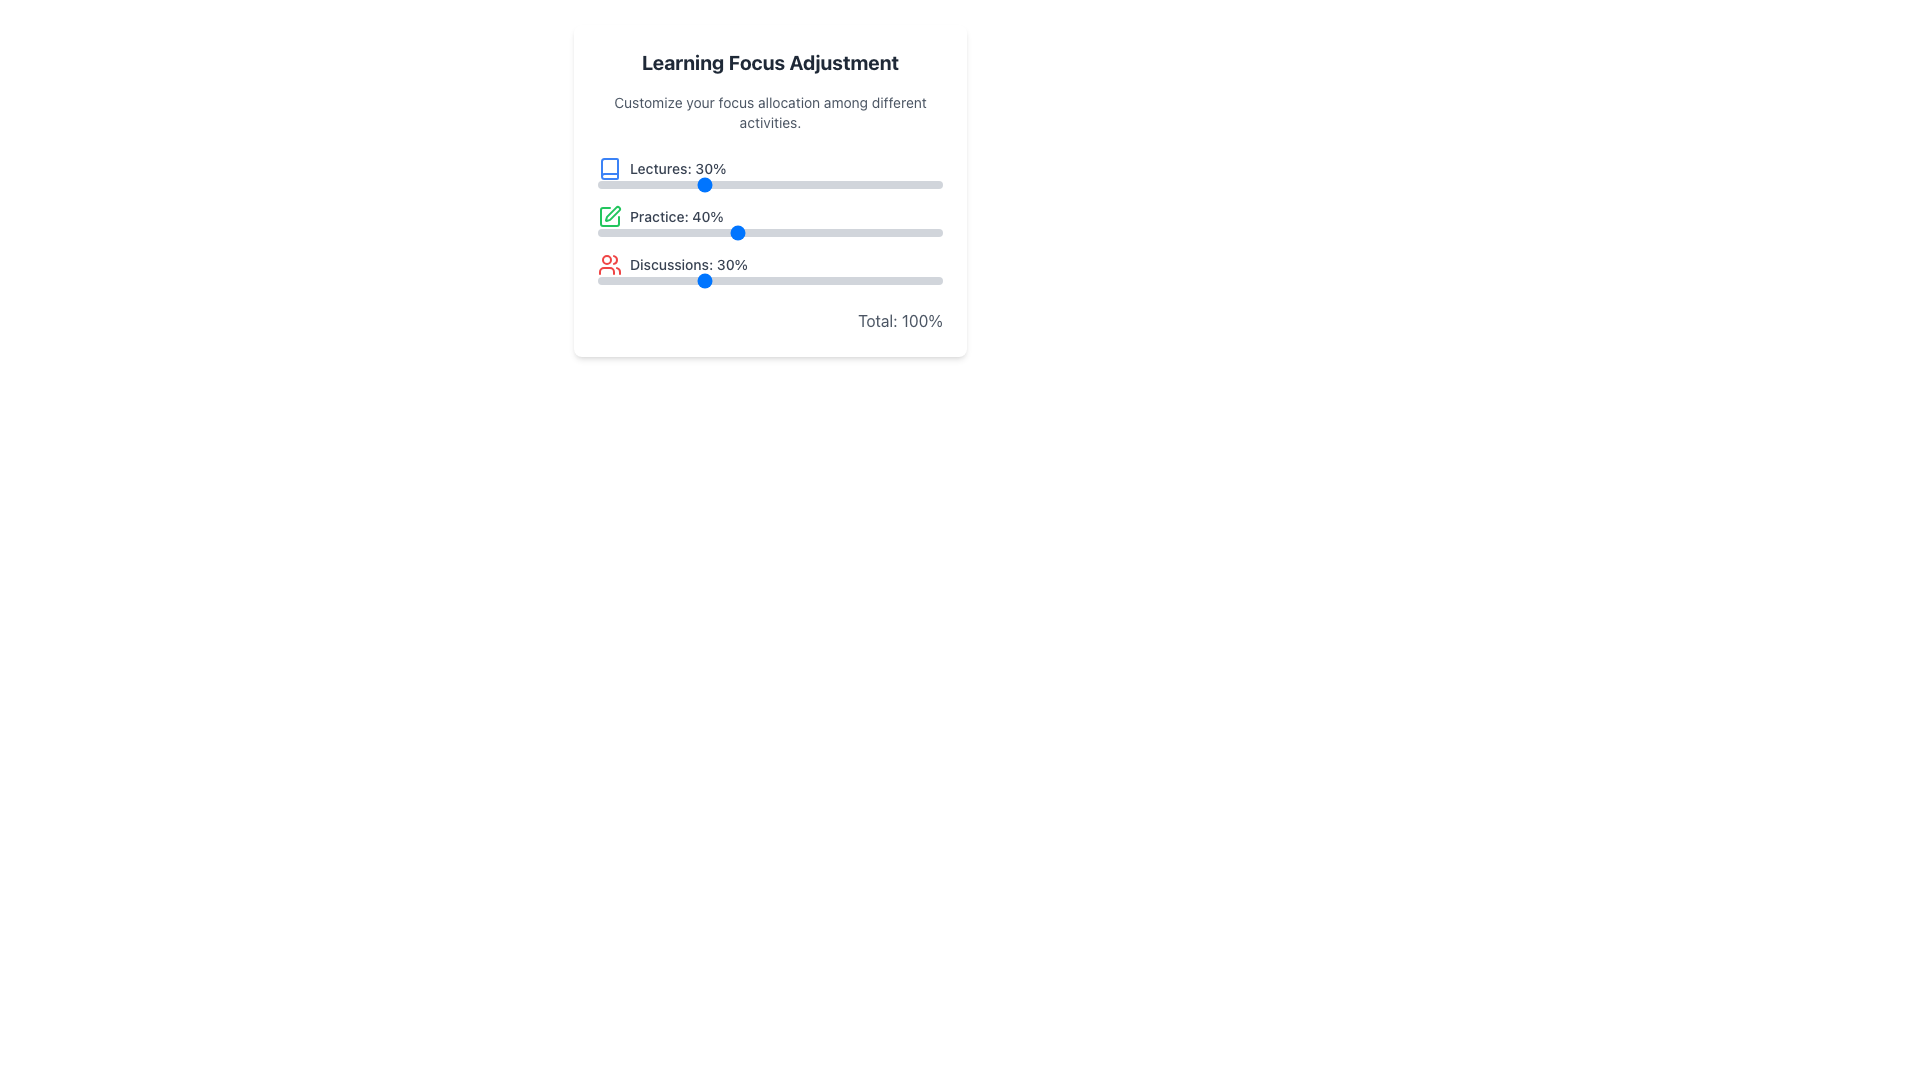 The width and height of the screenshot is (1920, 1080). I want to click on the slider, so click(617, 281).